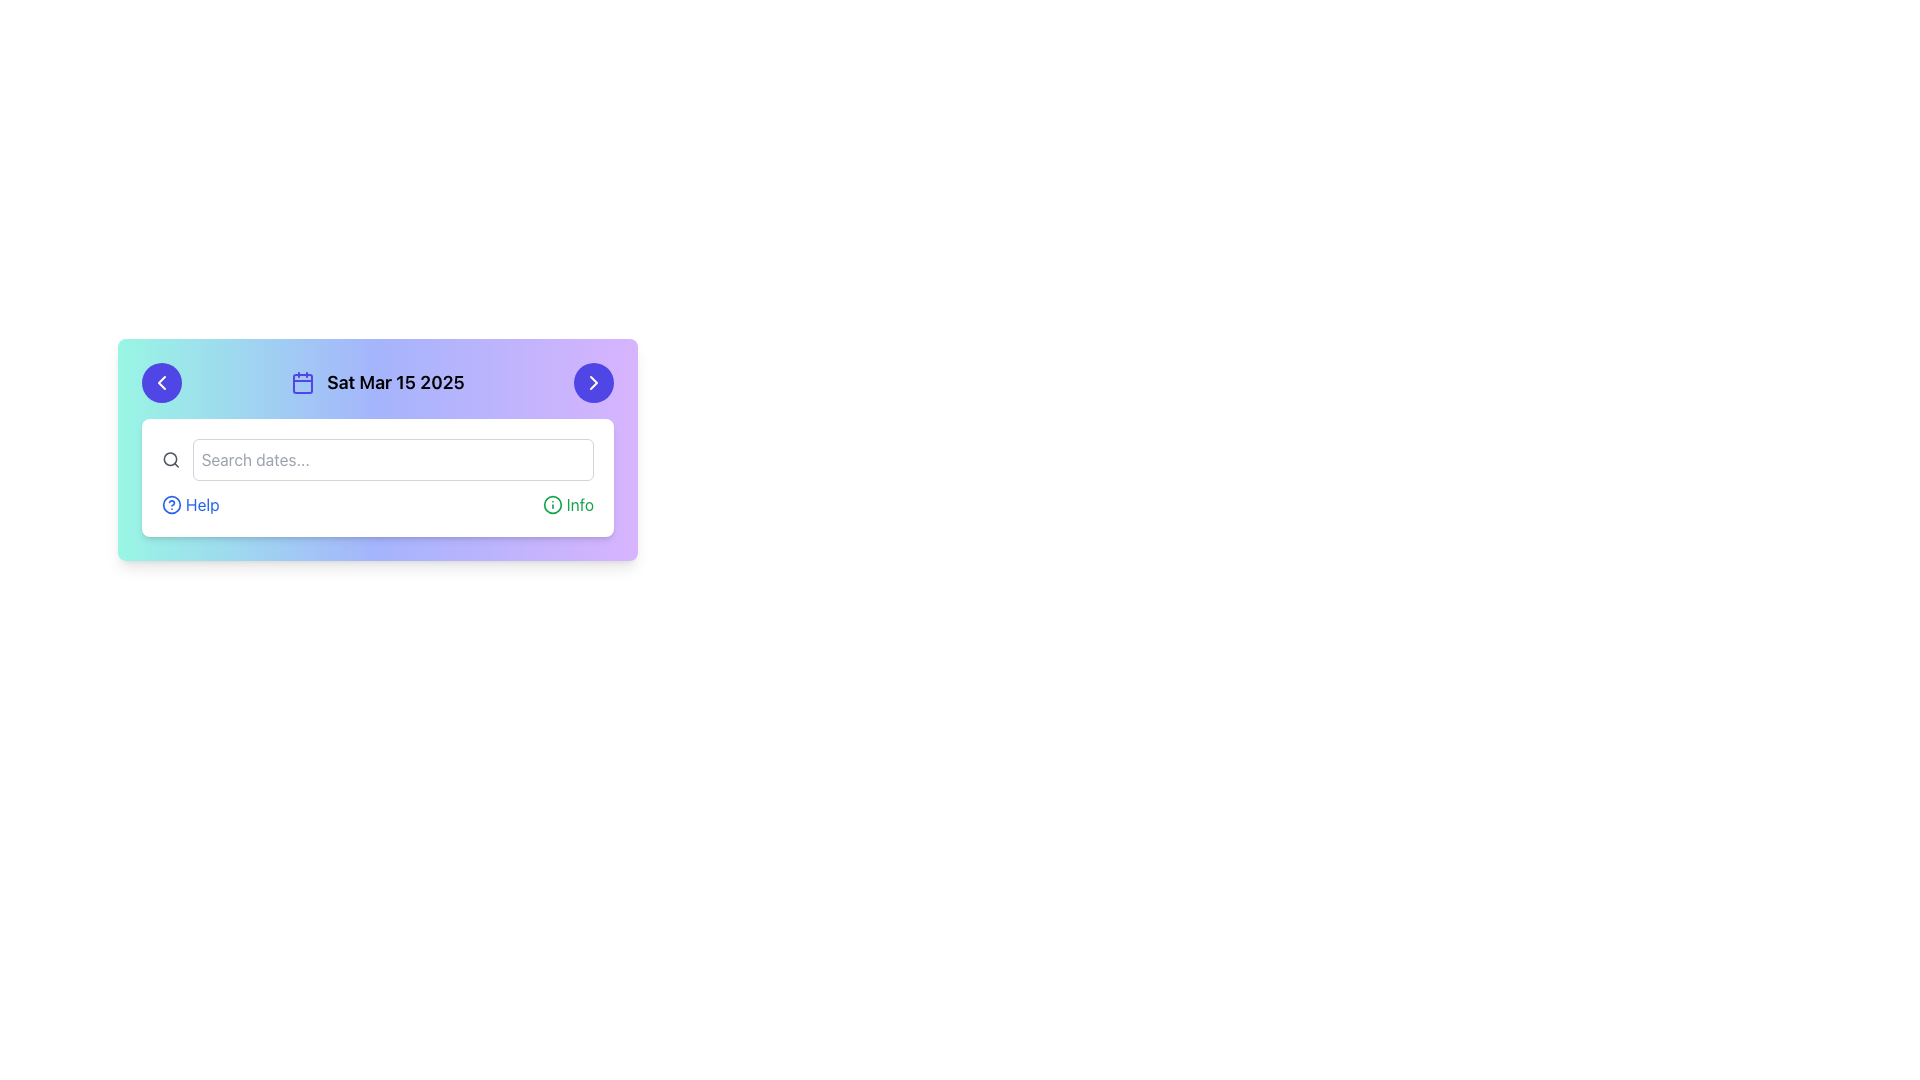  What do you see at coordinates (301, 384) in the screenshot?
I see `the main body of the calendar icon, which is located slightly to the left within the header bar, preceding the date display` at bounding box center [301, 384].